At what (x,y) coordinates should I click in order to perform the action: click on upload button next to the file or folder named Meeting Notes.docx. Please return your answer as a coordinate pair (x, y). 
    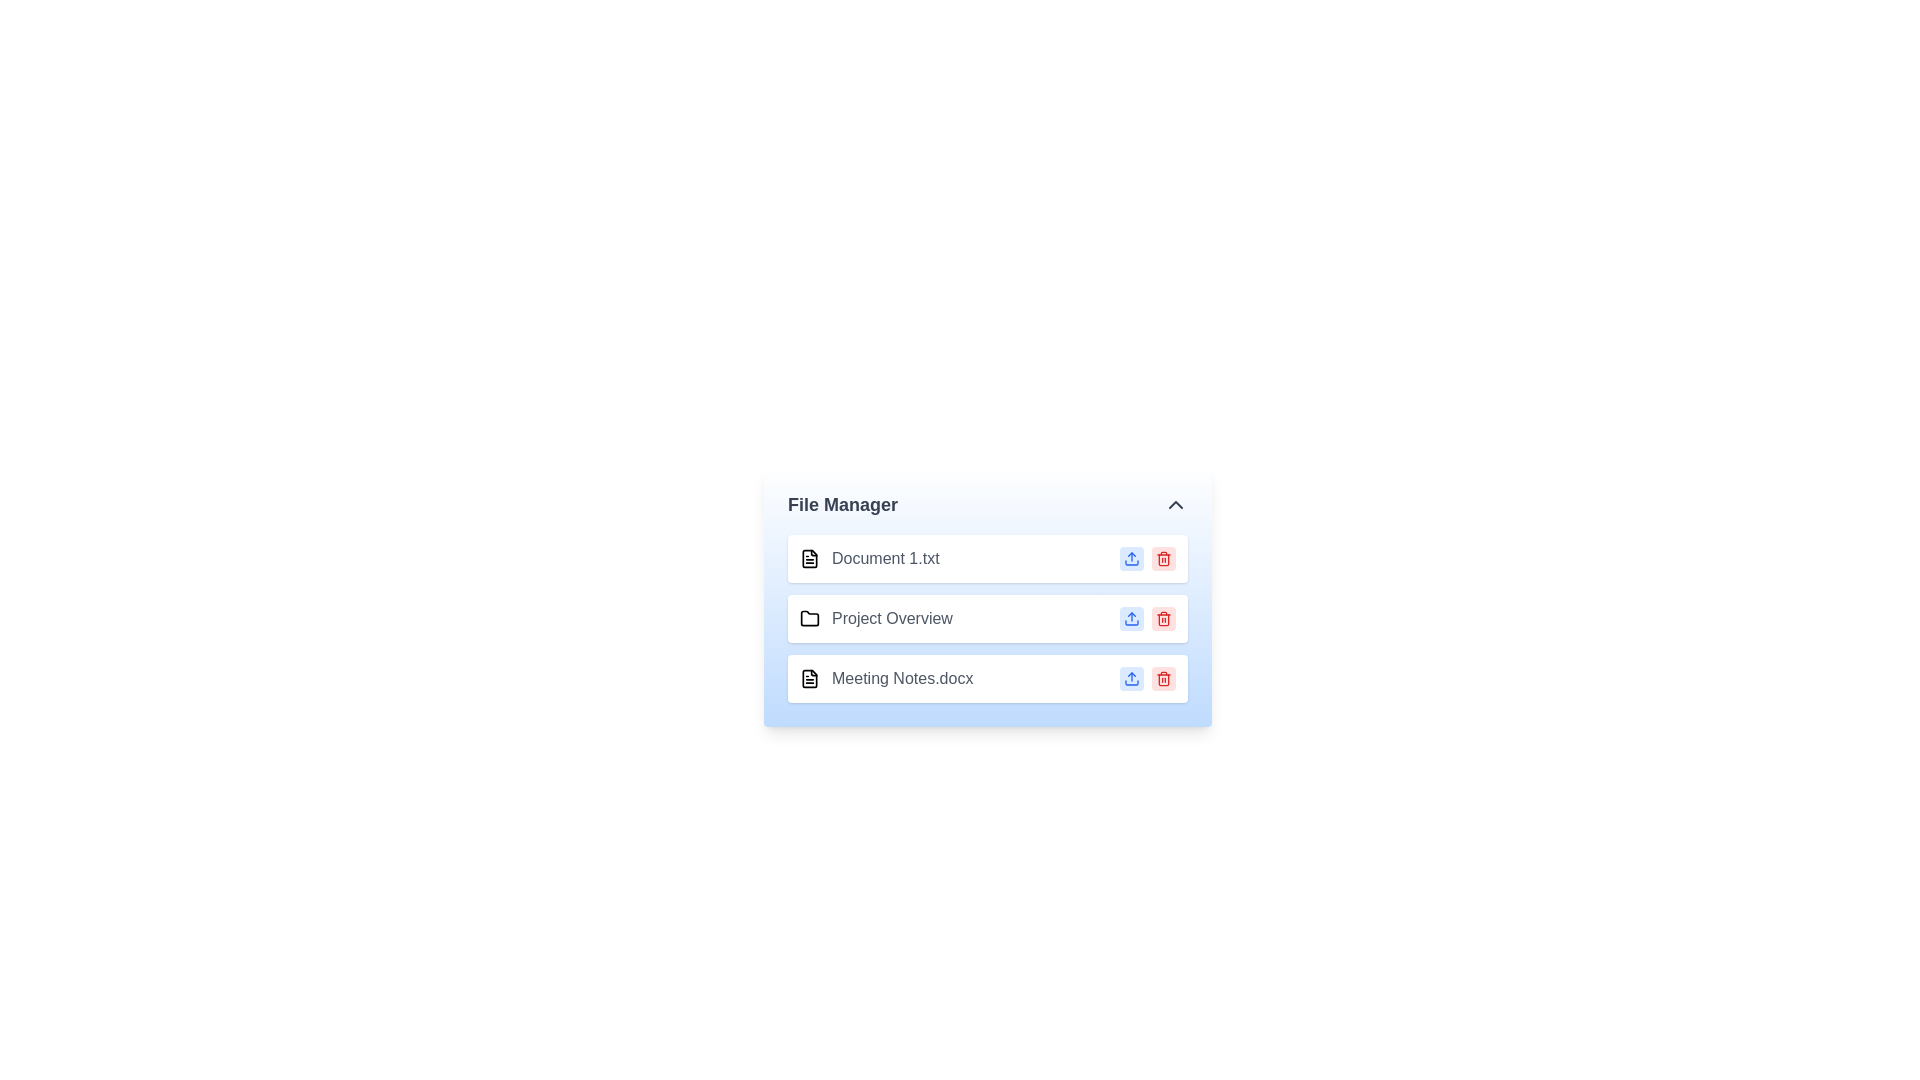
    Looking at the image, I should click on (1132, 677).